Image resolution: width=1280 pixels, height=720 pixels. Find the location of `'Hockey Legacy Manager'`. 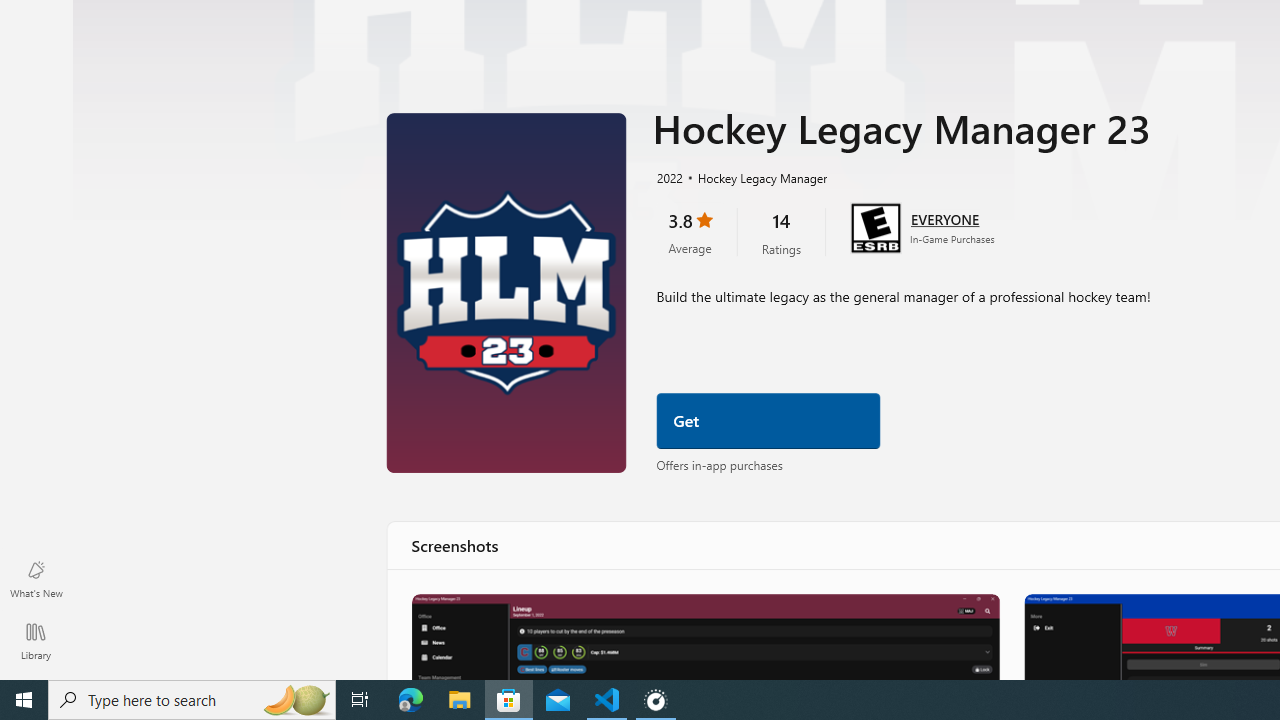

'Hockey Legacy Manager' is located at coordinates (752, 176).